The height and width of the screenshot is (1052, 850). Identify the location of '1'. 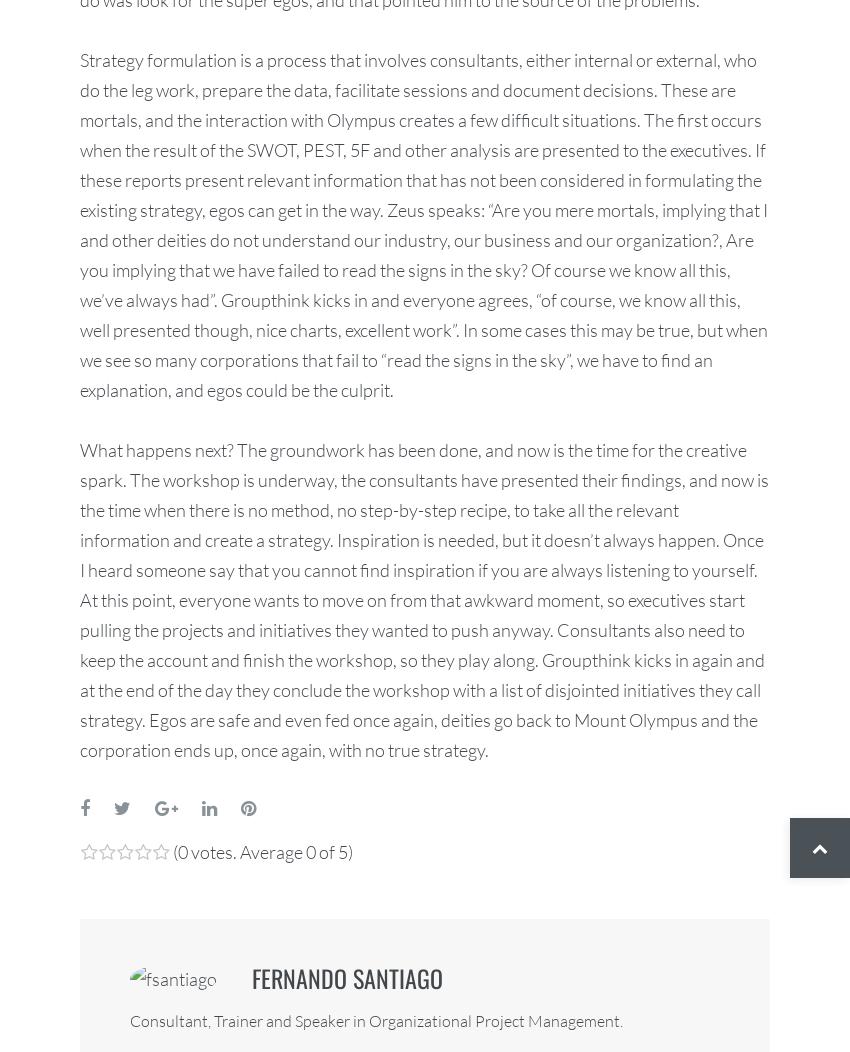
(87, 871).